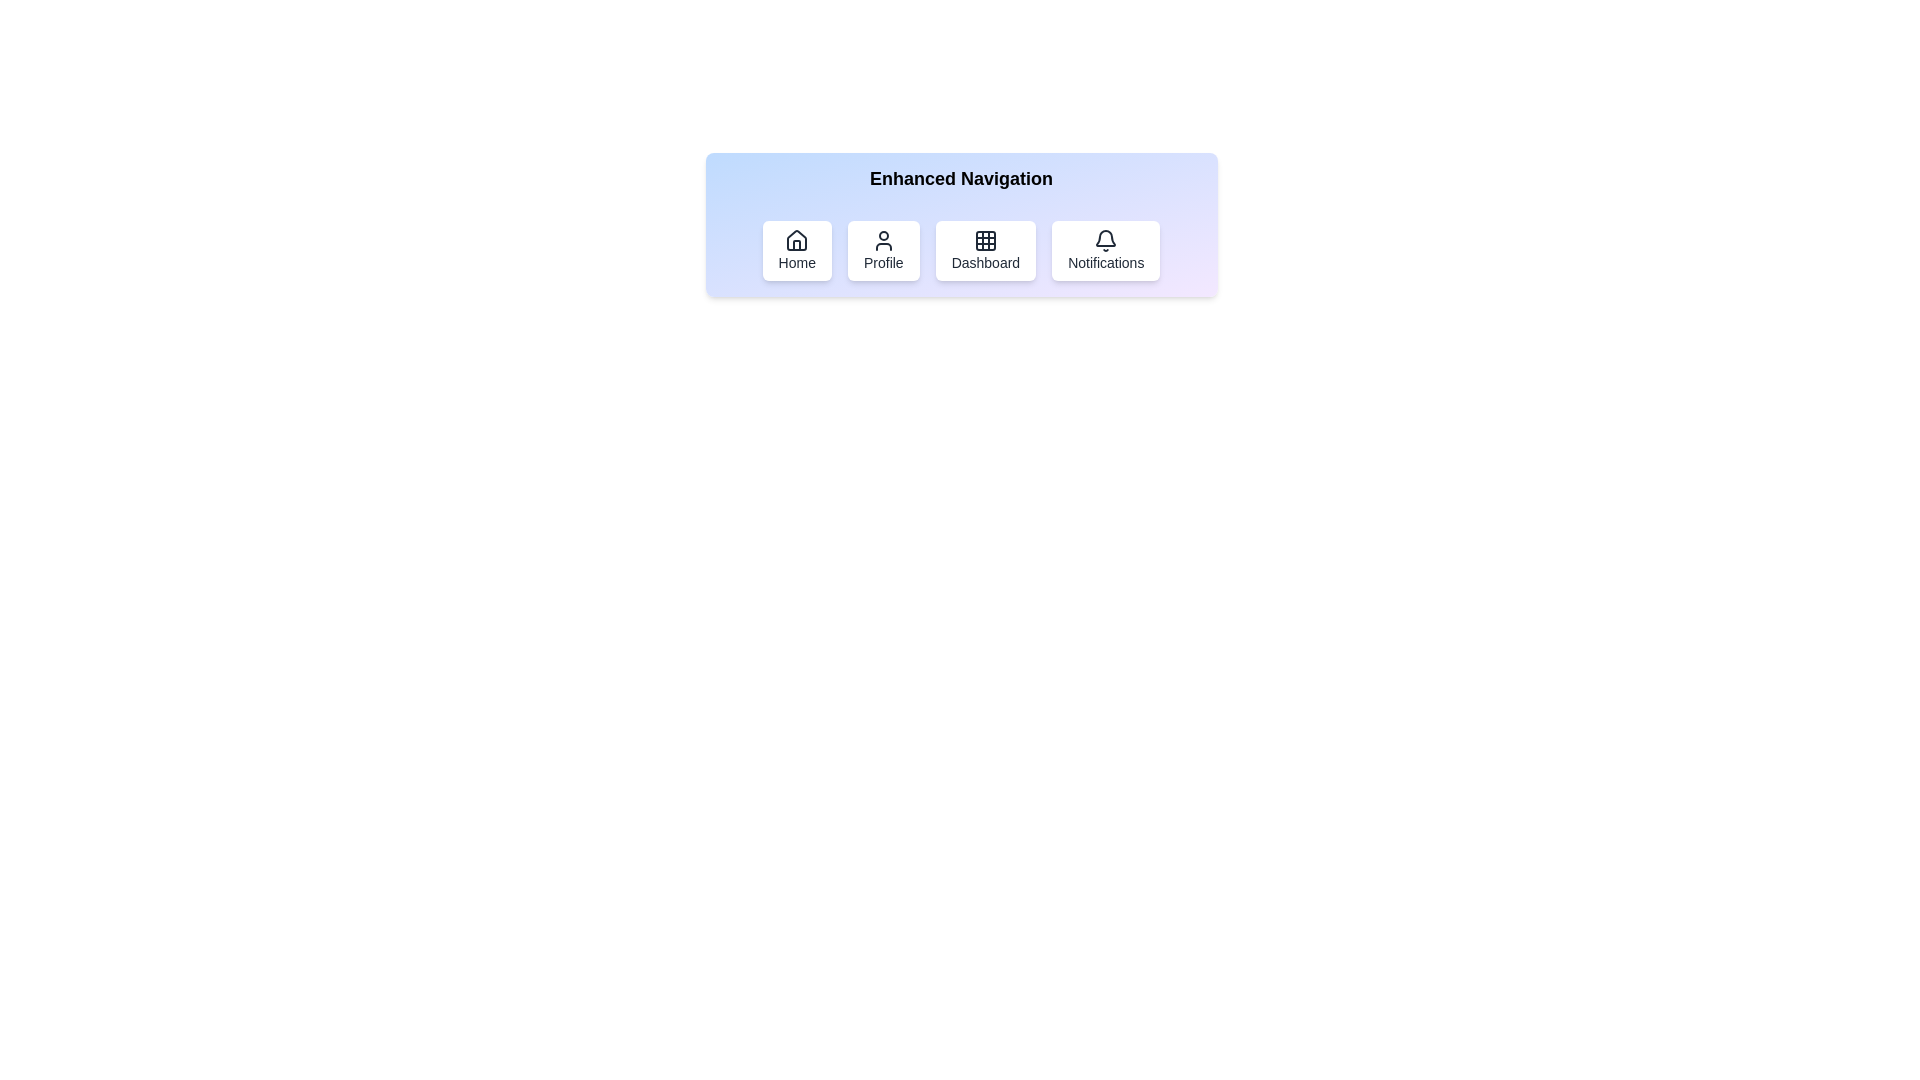 The height and width of the screenshot is (1080, 1920). What do you see at coordinates (961, 249) in the screenshot?
I see `the third button in the navigation bar` at bounding box center [961, 249].